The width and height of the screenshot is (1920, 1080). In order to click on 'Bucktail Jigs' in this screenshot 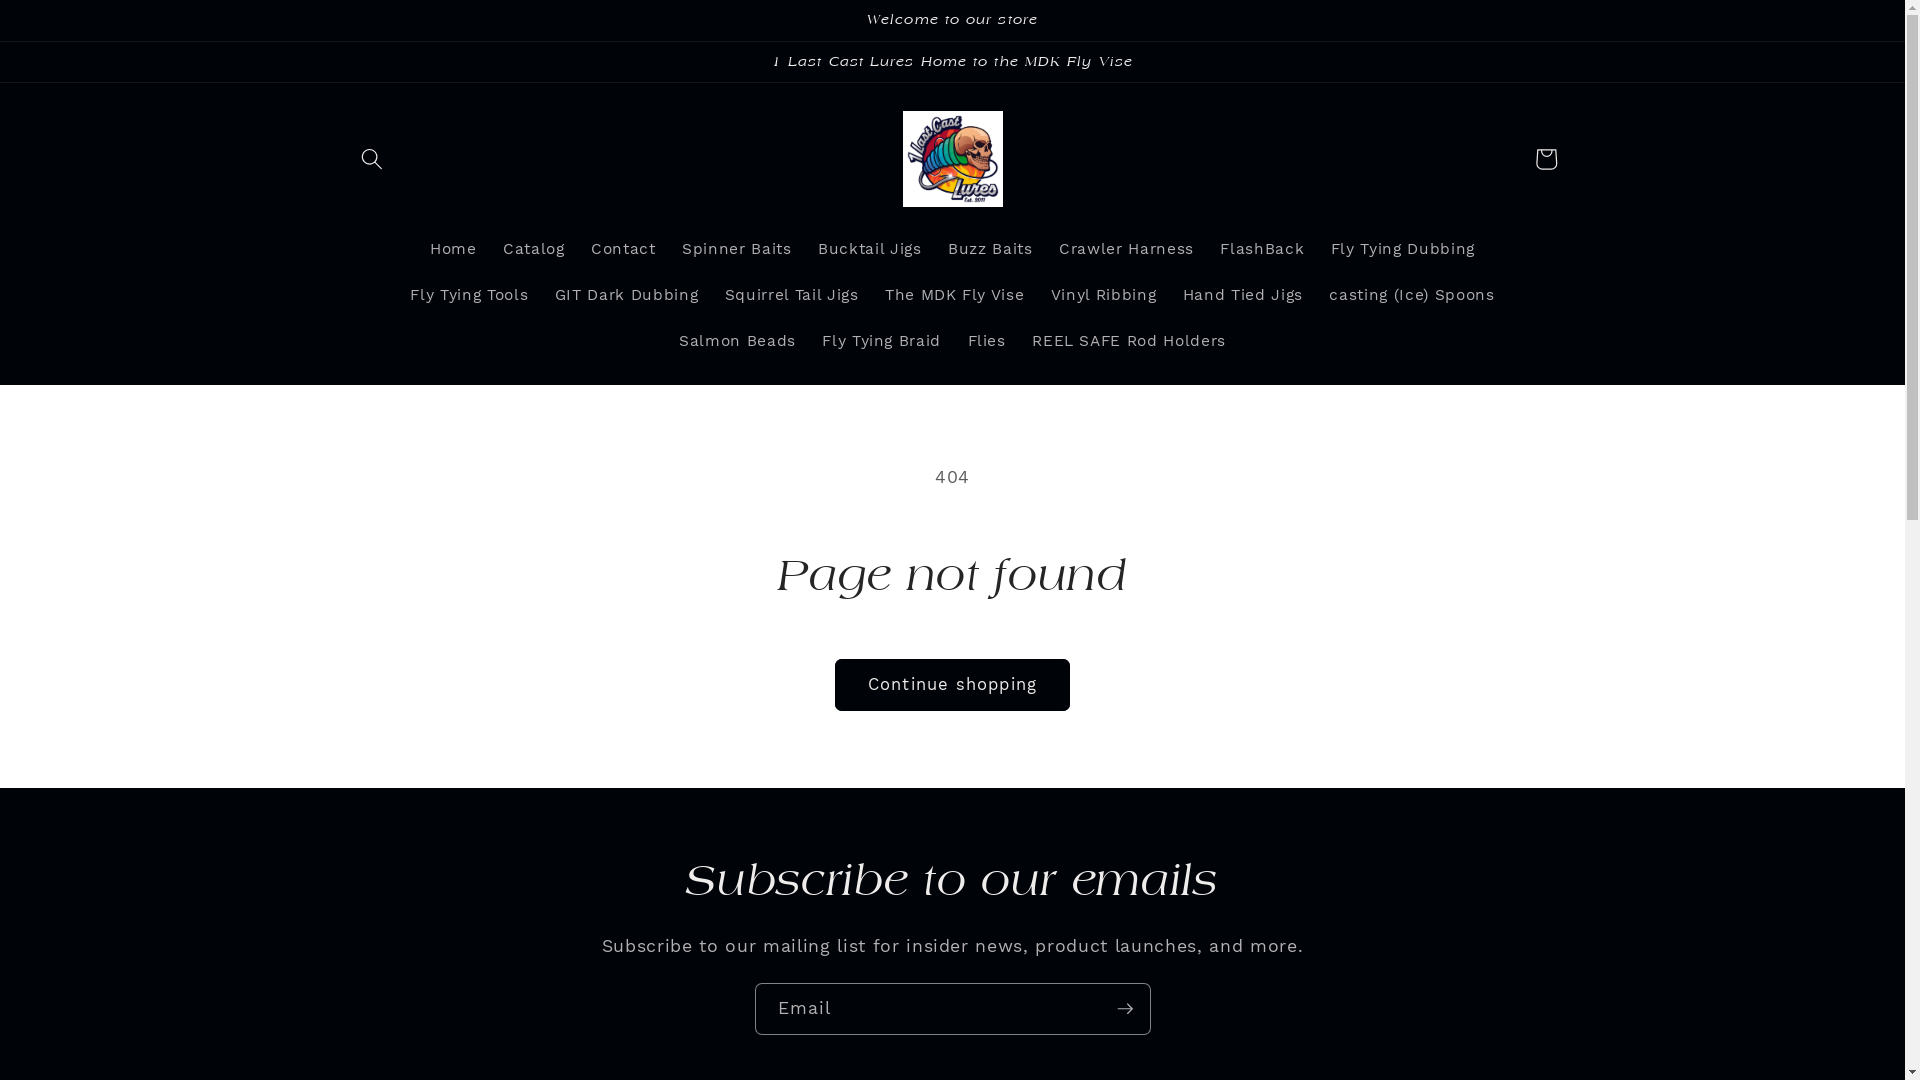, I will do `click(869, 249)`.